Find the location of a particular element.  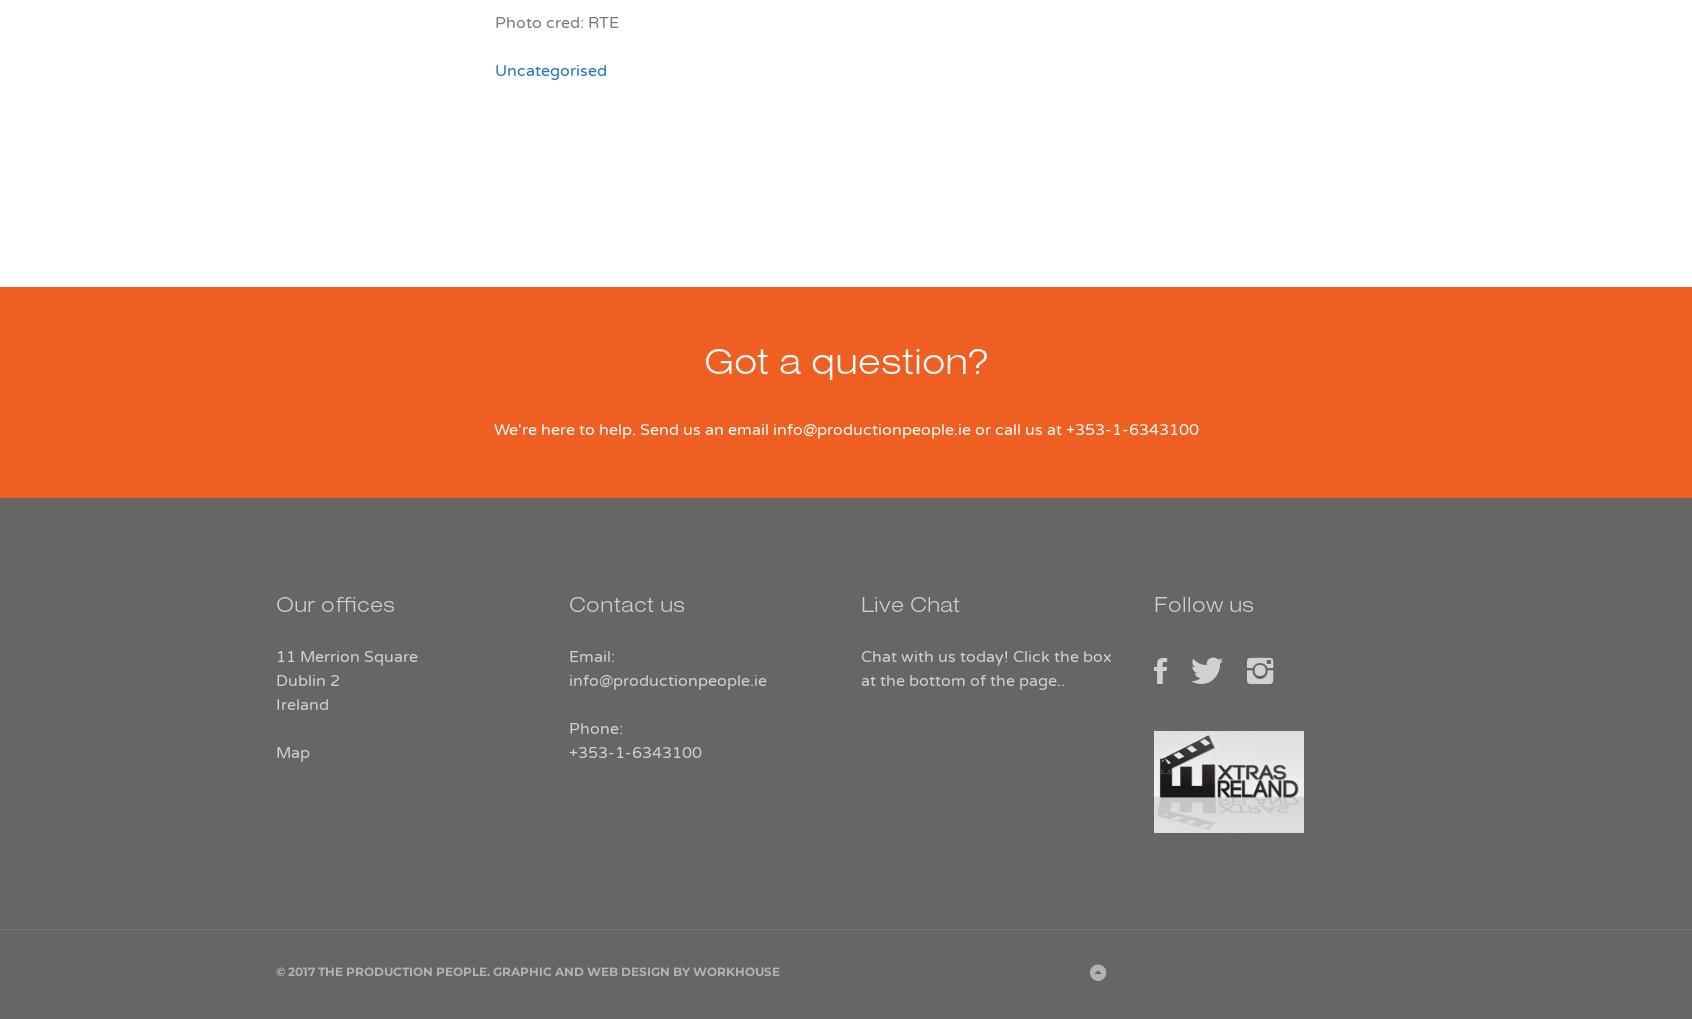

'Got a question?' is located at coordinates (846, 367).